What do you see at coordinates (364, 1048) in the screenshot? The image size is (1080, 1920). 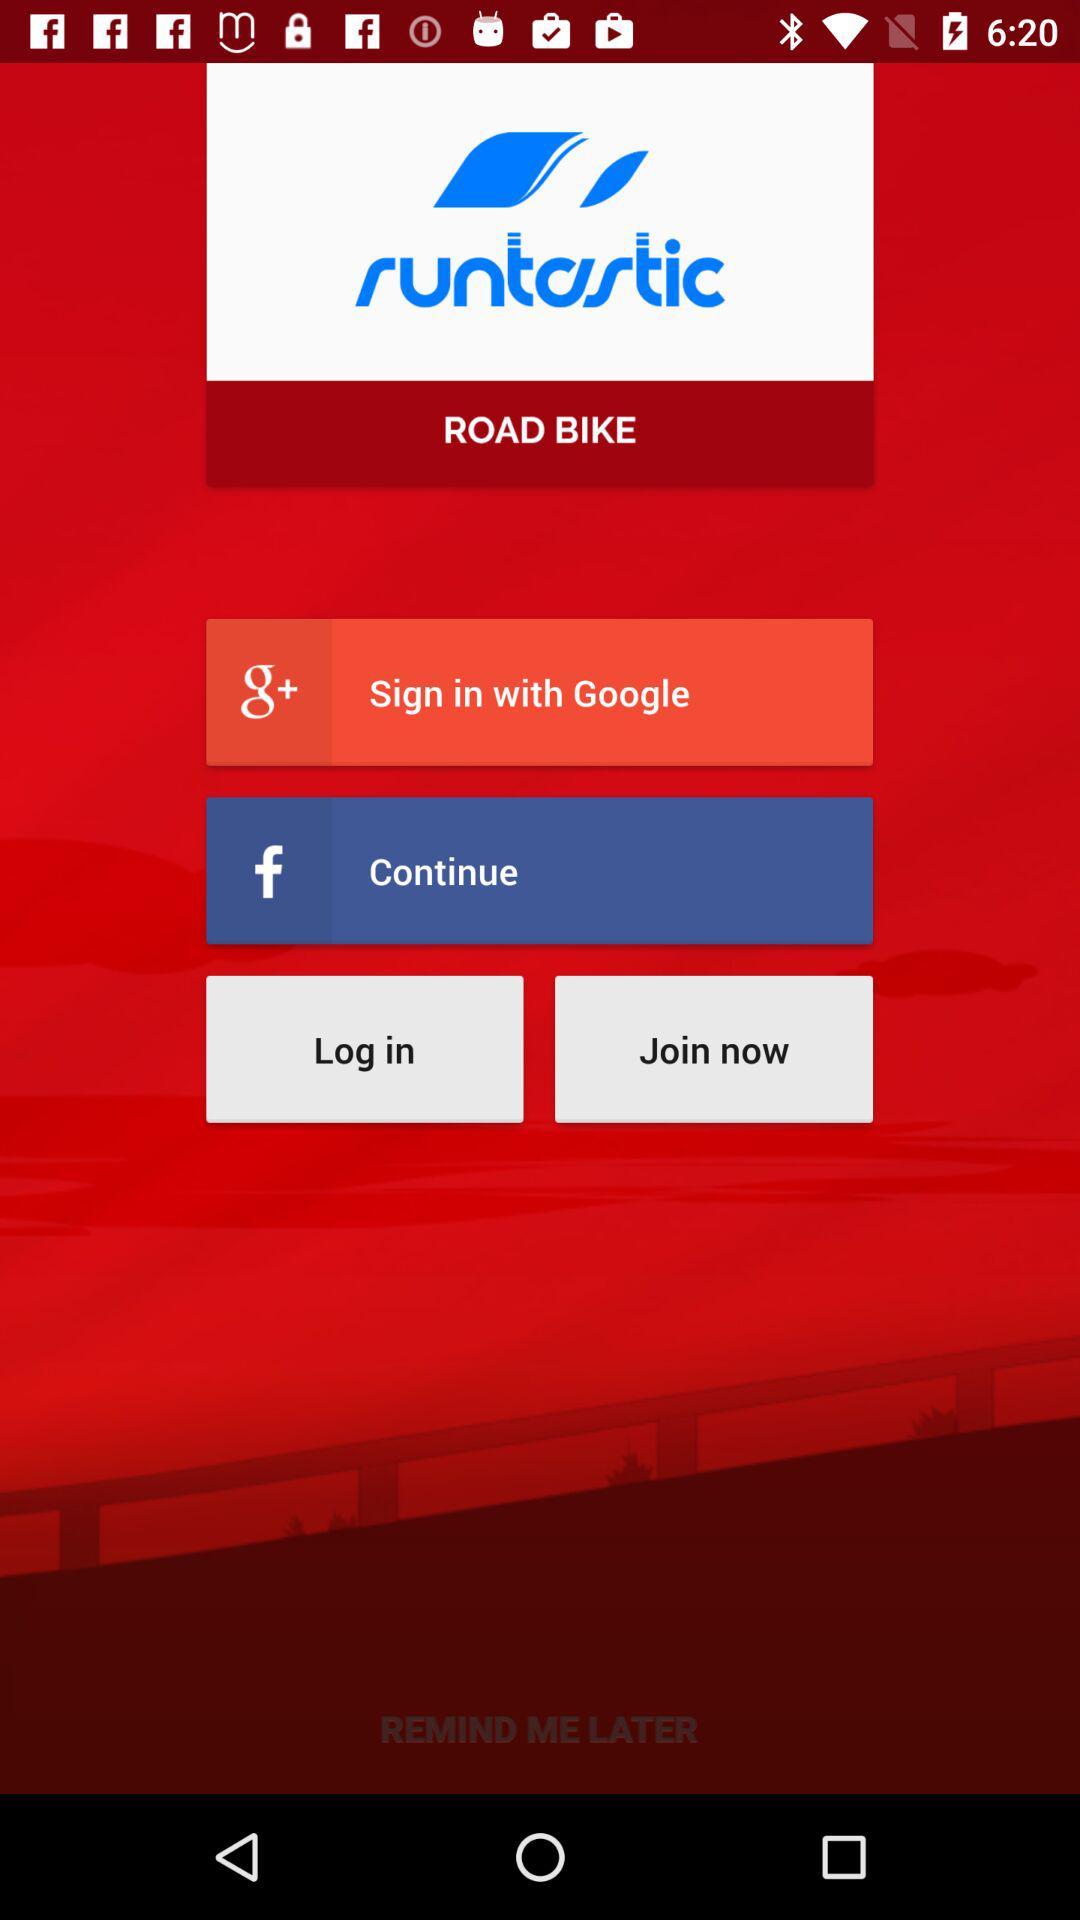 I see `the log in` at bounding box center [364, 1048].